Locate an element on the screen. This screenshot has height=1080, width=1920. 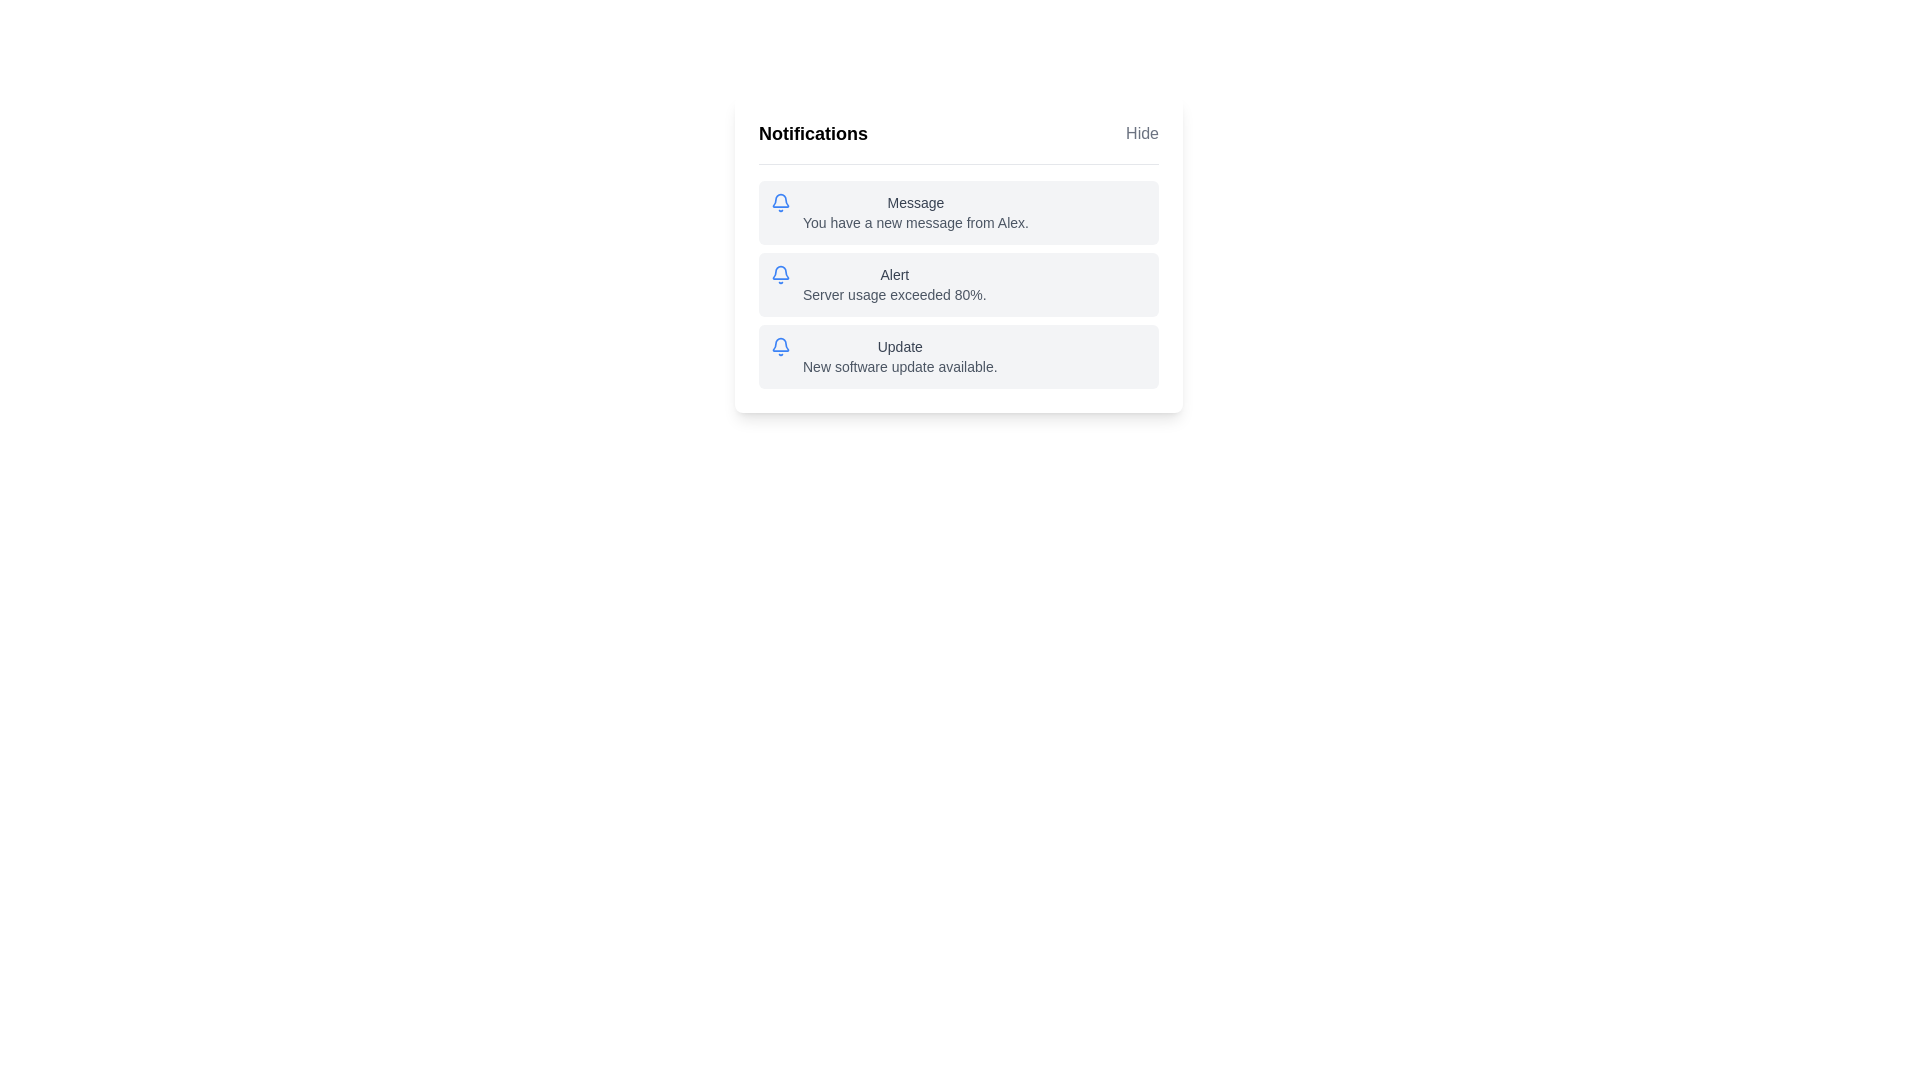
the third notification item in the notification pane that informs the user about a new software update is located at coordinates (958, 356).